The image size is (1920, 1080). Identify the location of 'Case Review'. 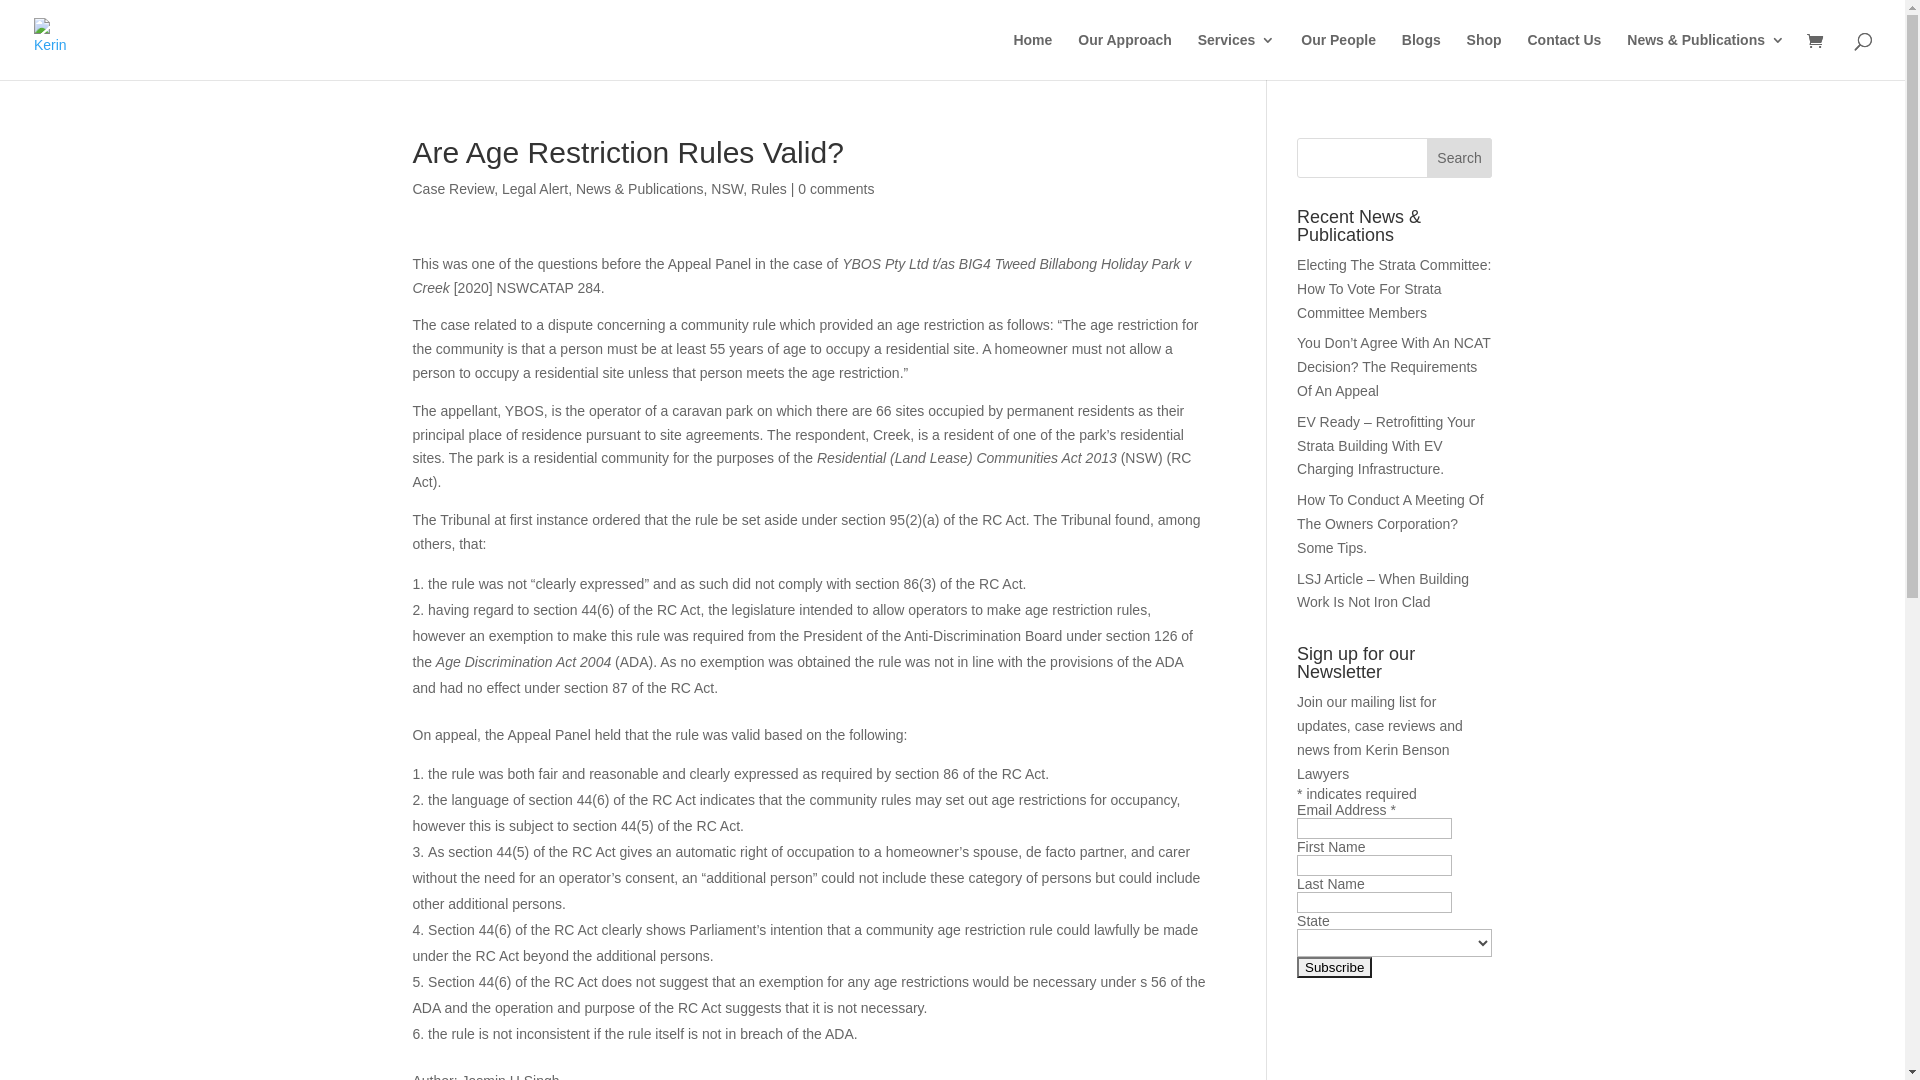
(451, 189).